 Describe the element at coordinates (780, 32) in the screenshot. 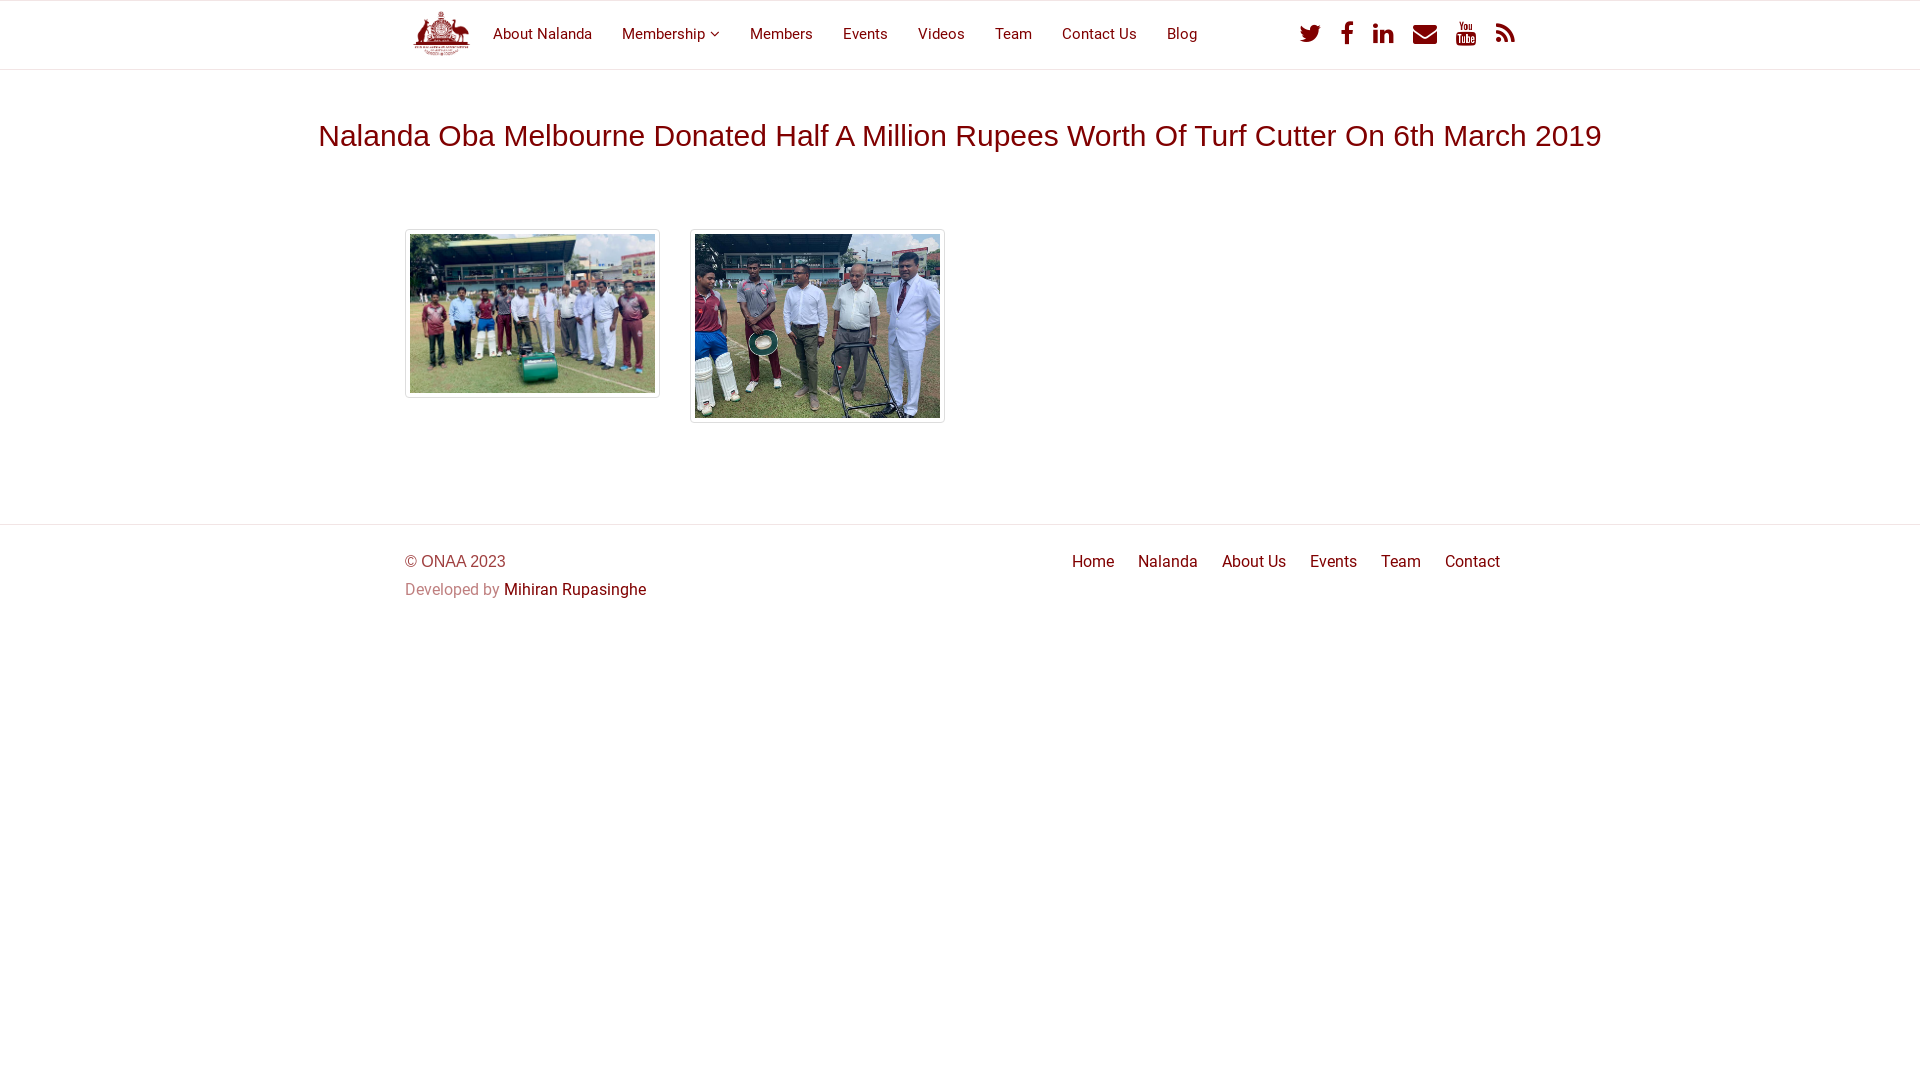

I see `'Members'` at that location.